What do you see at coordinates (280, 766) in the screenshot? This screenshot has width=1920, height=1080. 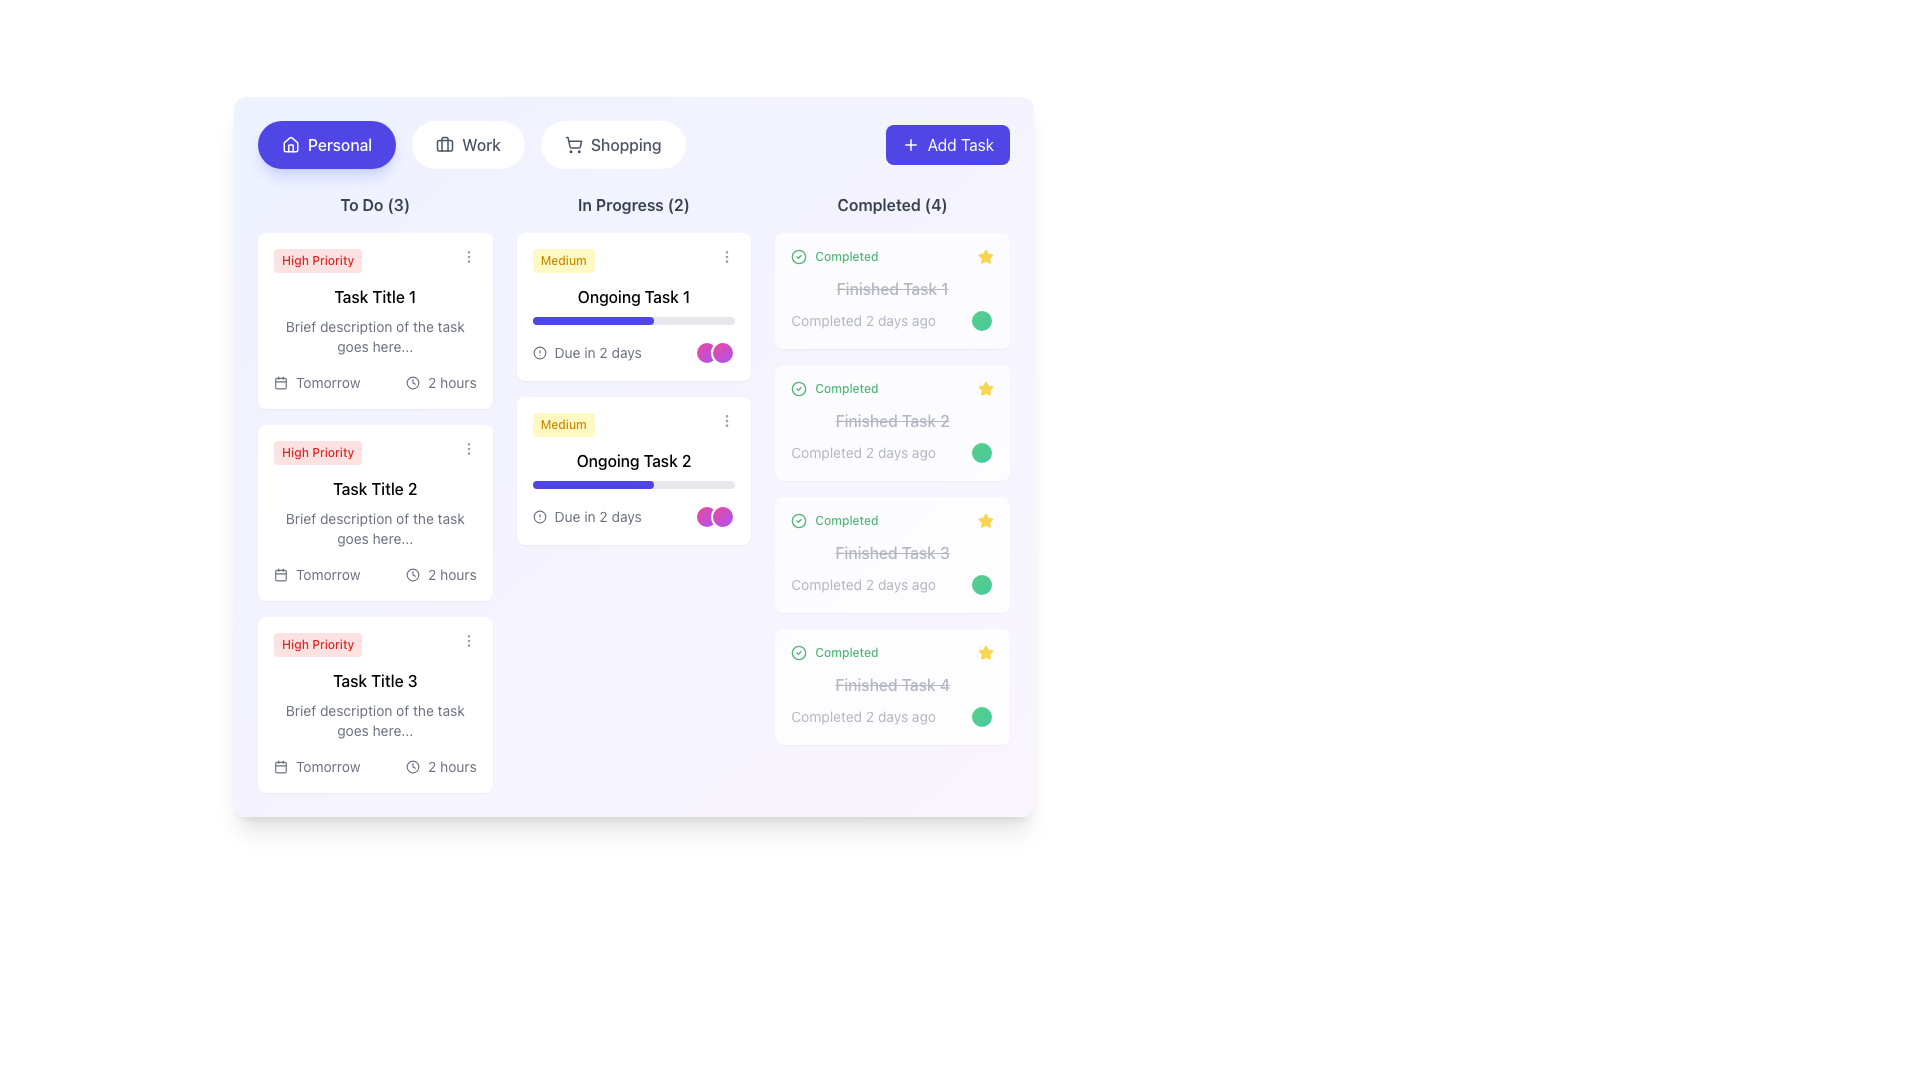 I see `the compact calendar-style icon located to the left of the 'Tomorrow' label within the 'To Do' task card titled 'Task Title 3'` at bounding box center [280, 766].